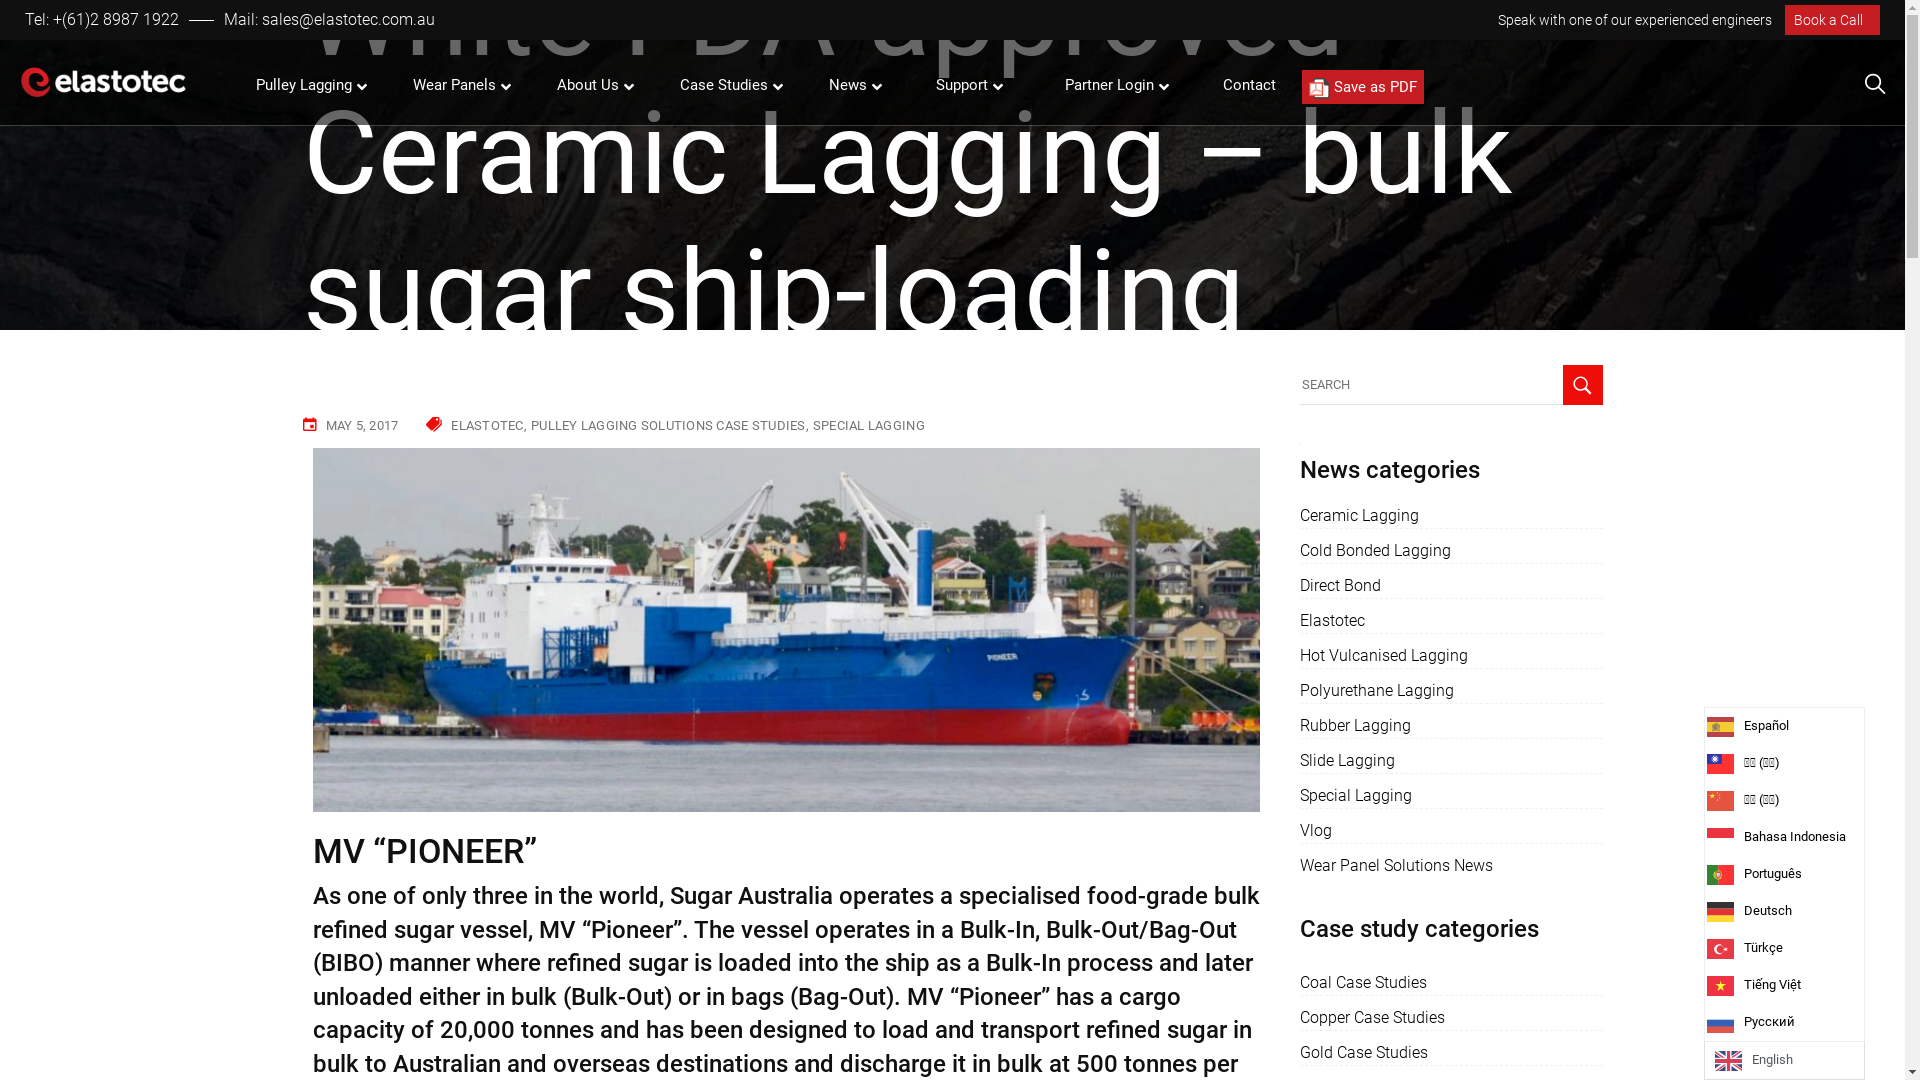  I want to click on 'Bahasa Indonesia', so click(1720, 837).